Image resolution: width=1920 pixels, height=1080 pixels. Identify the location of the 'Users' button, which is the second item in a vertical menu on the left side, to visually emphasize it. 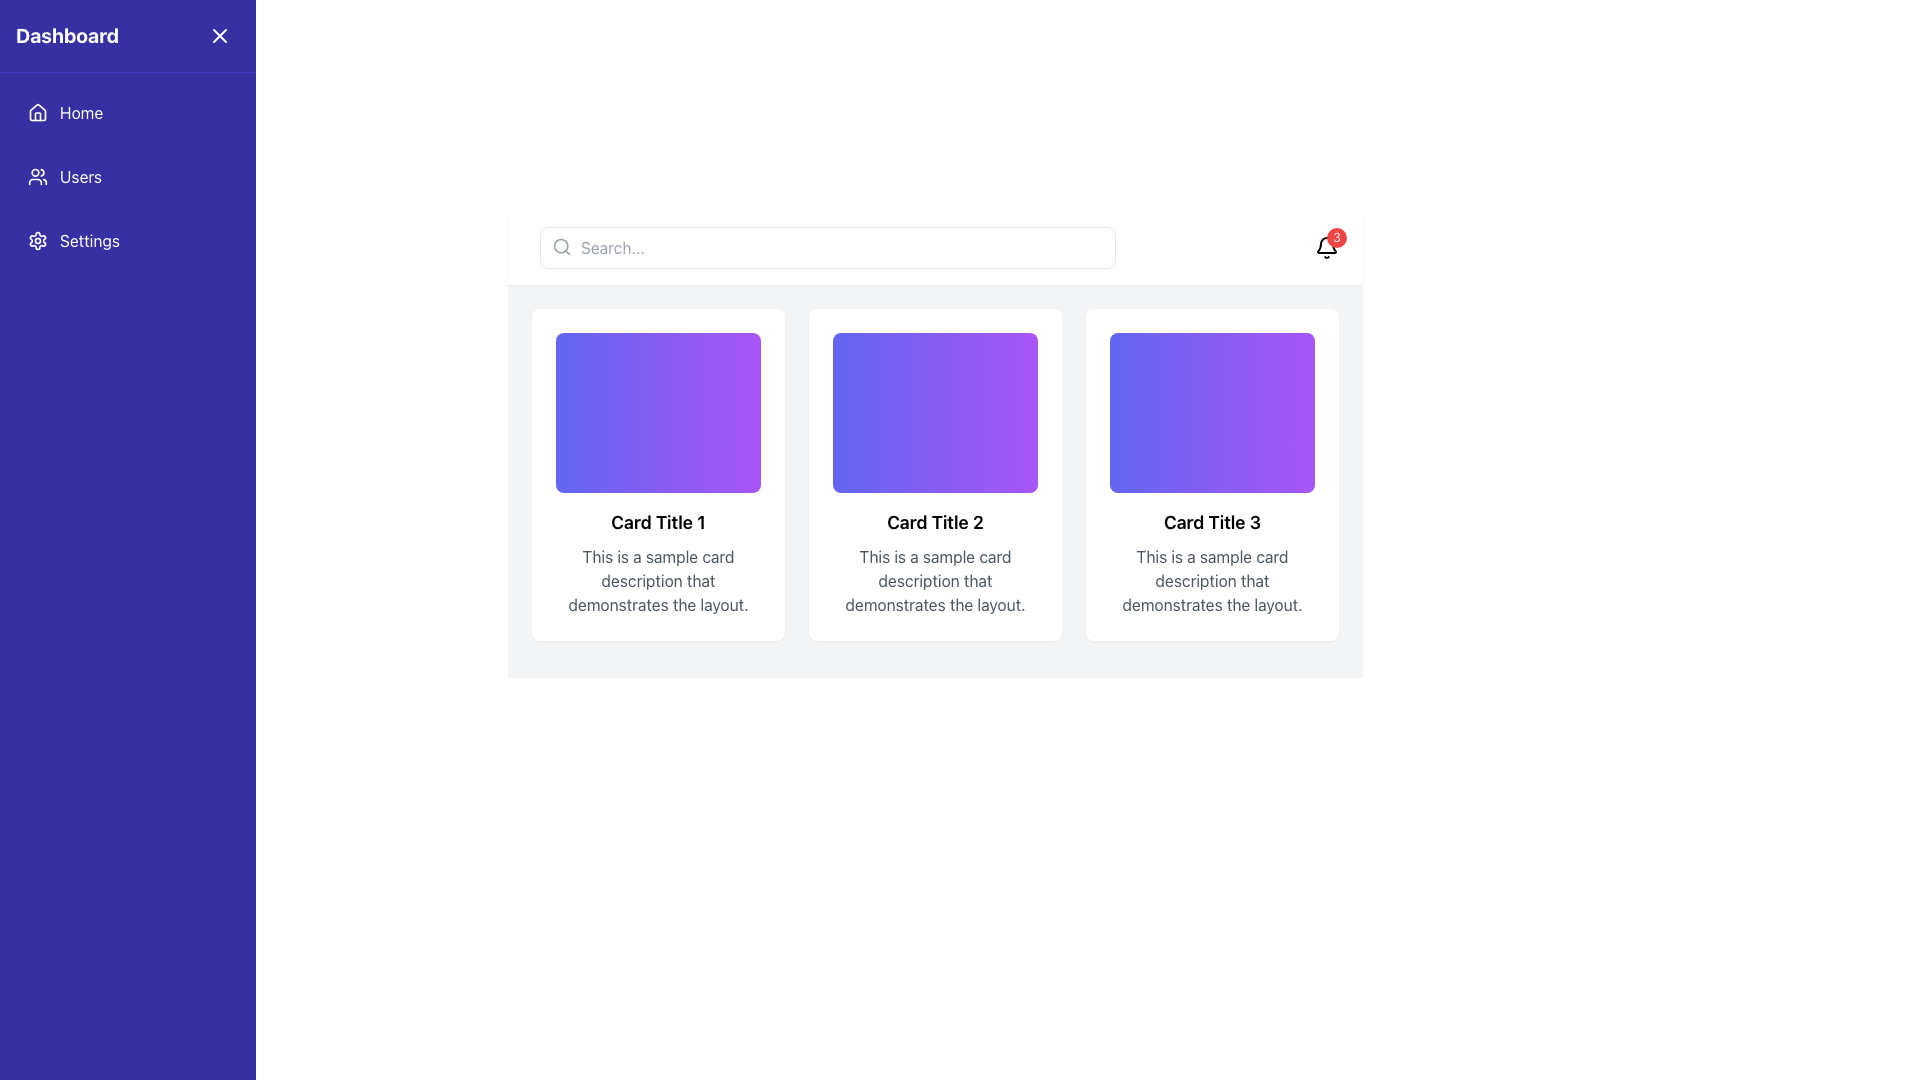
(127, 176).